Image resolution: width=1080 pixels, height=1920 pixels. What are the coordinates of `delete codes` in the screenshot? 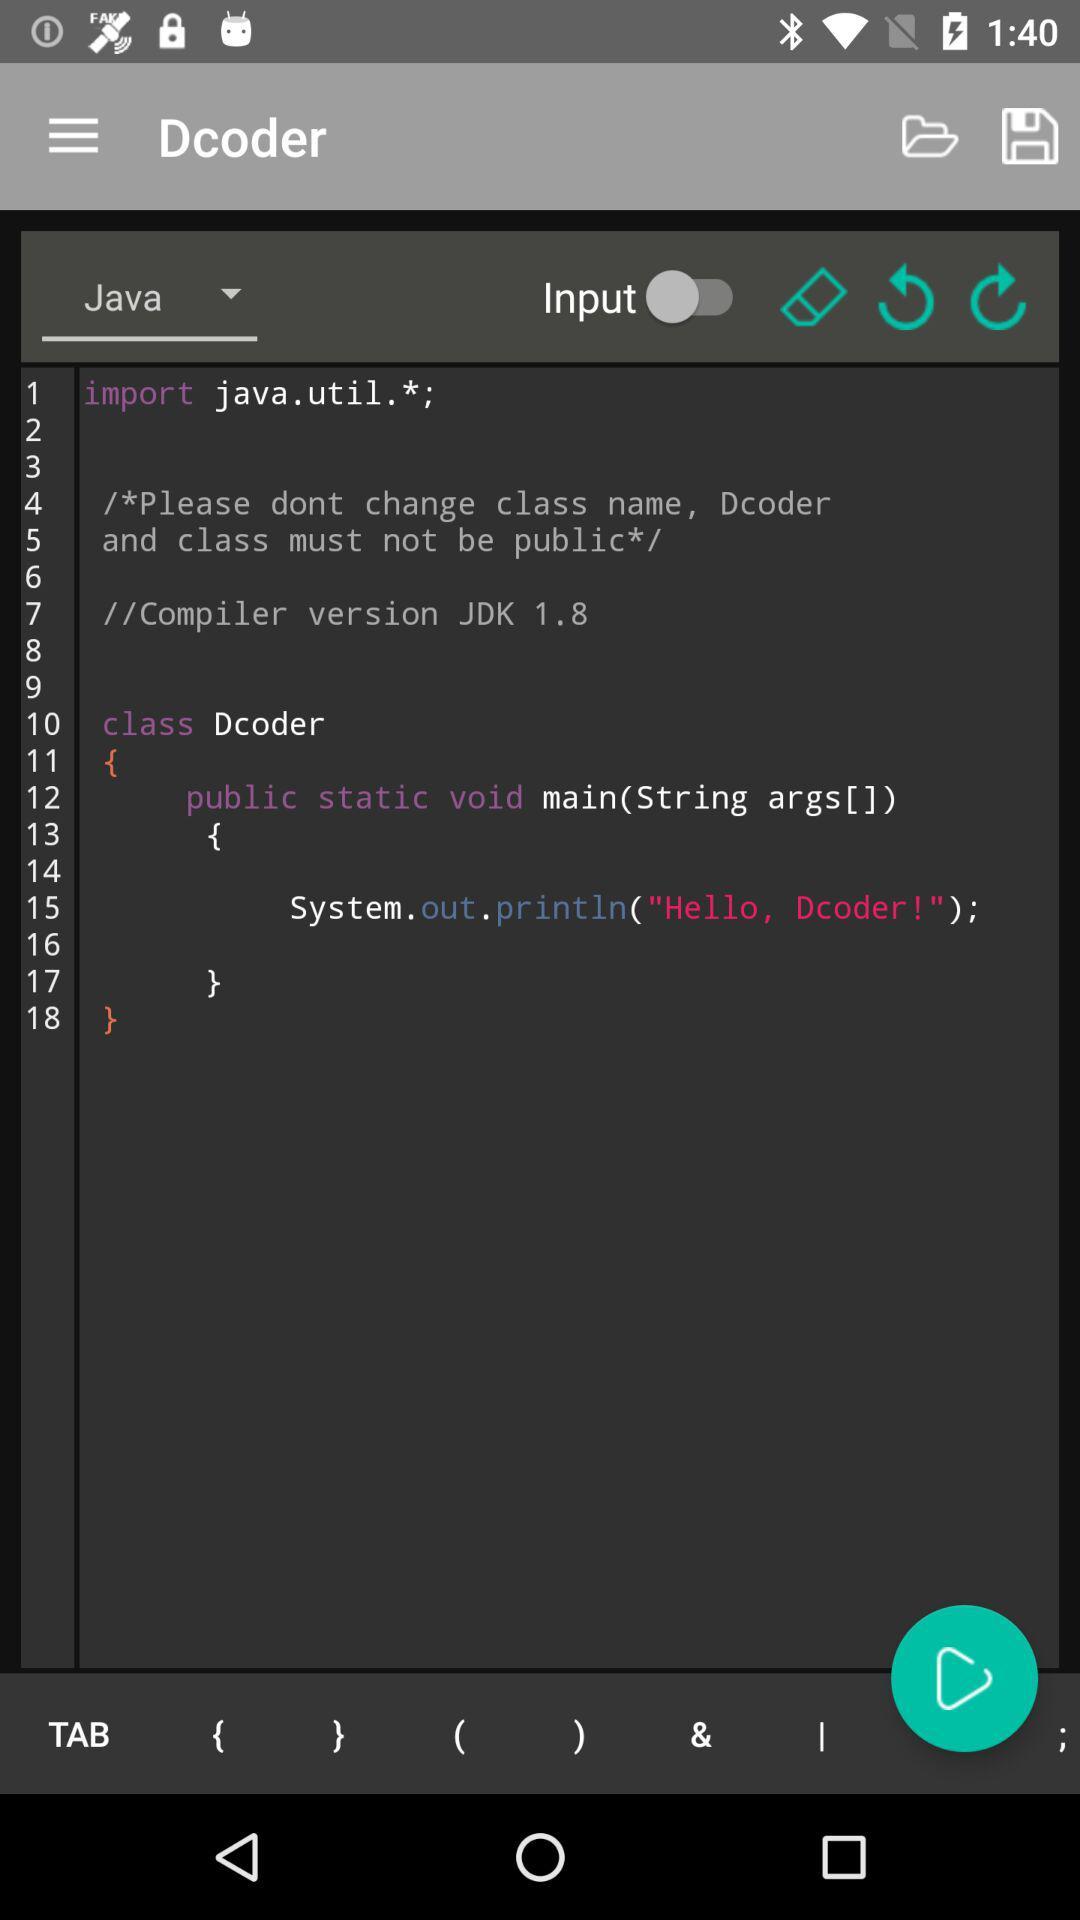 It's located at (813, 295).